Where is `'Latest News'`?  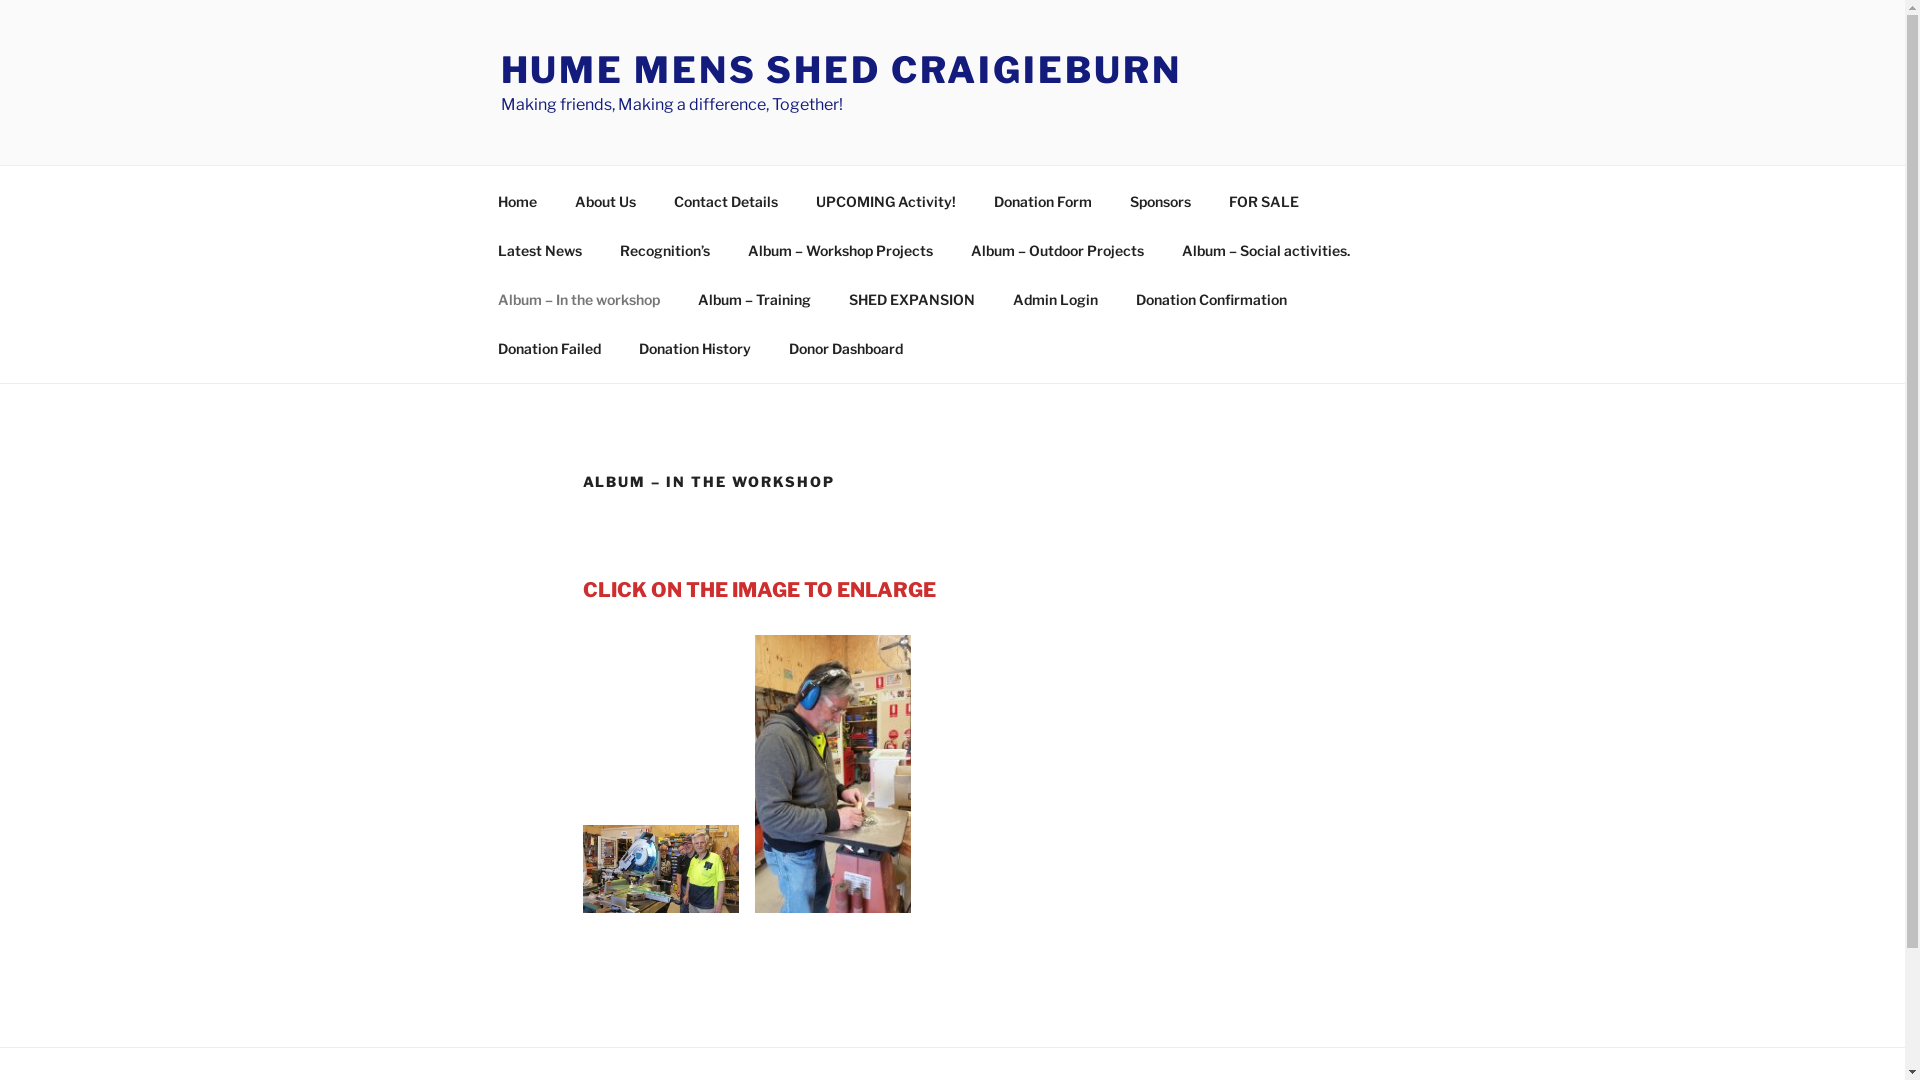 'Latest News' is located at coordinates (539, 249).